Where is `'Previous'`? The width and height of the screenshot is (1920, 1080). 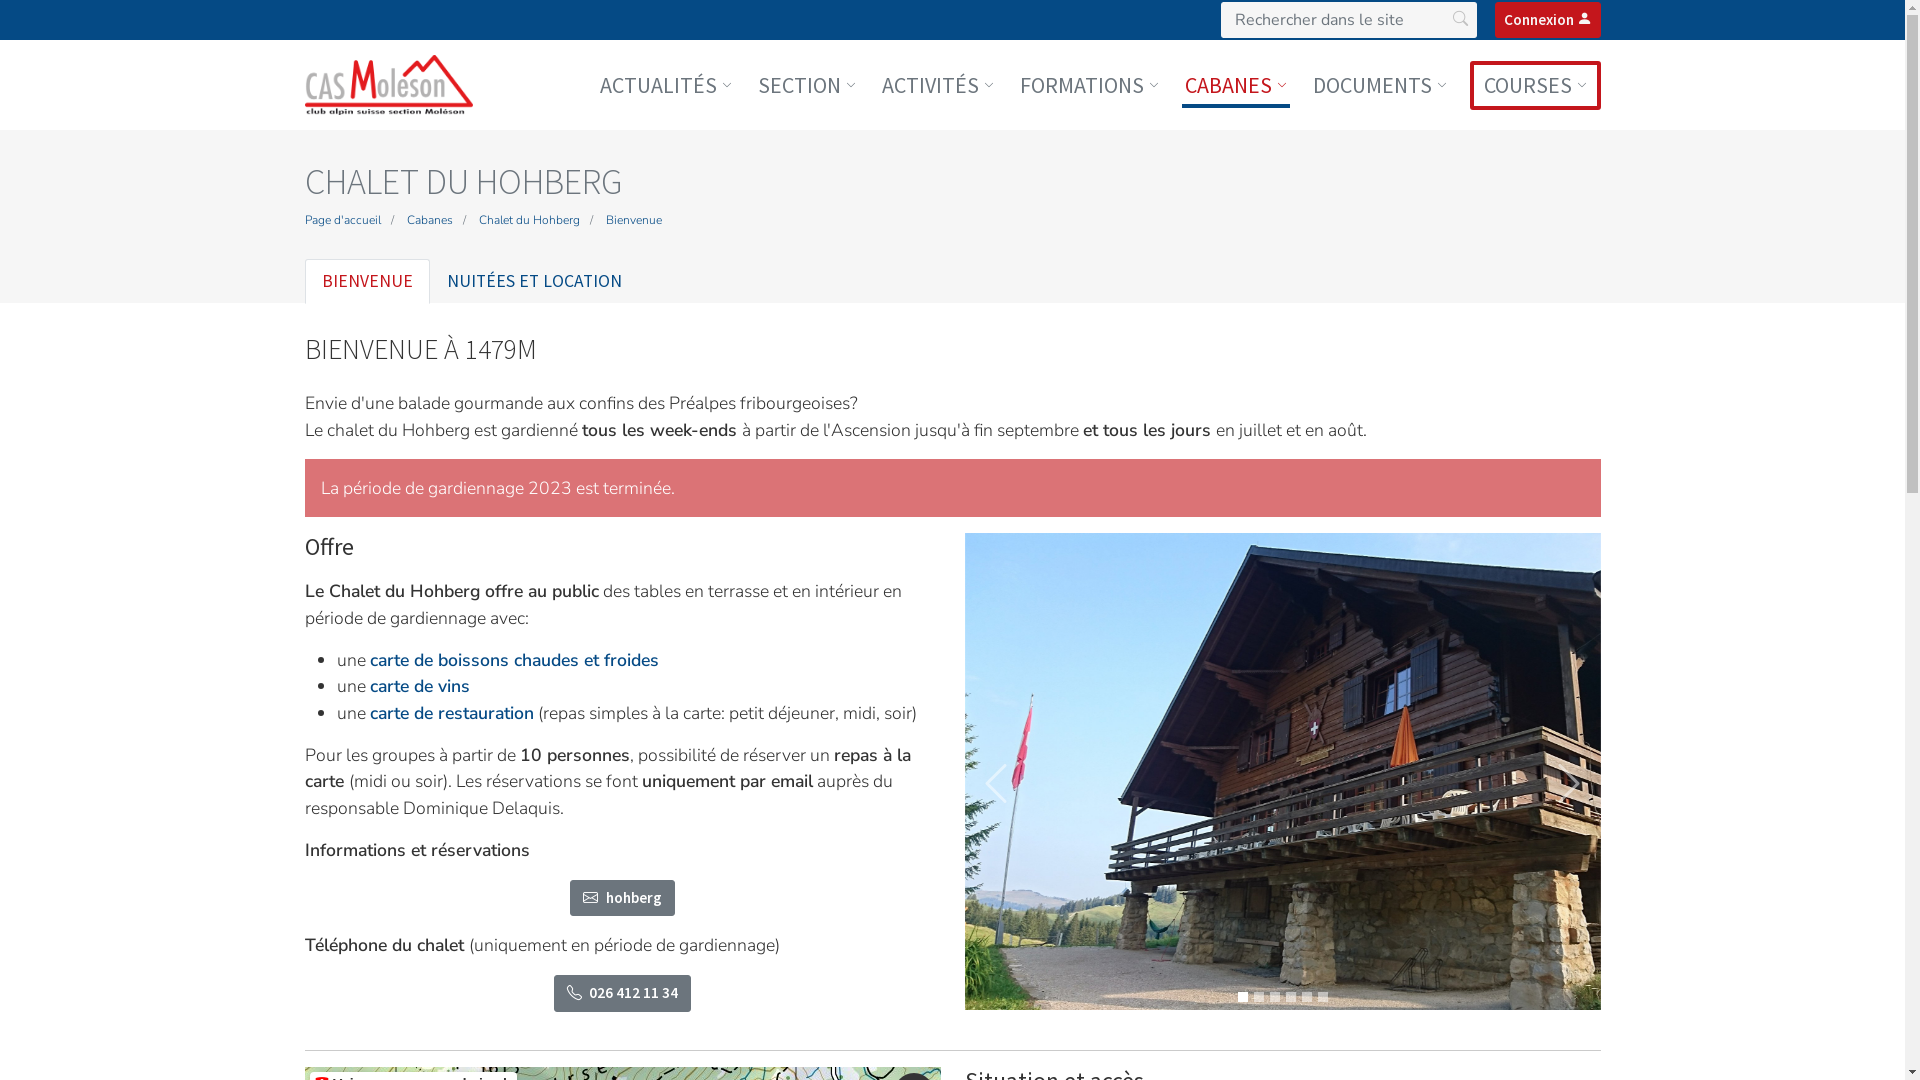
'Previous' is located at coordinates (996, 782).